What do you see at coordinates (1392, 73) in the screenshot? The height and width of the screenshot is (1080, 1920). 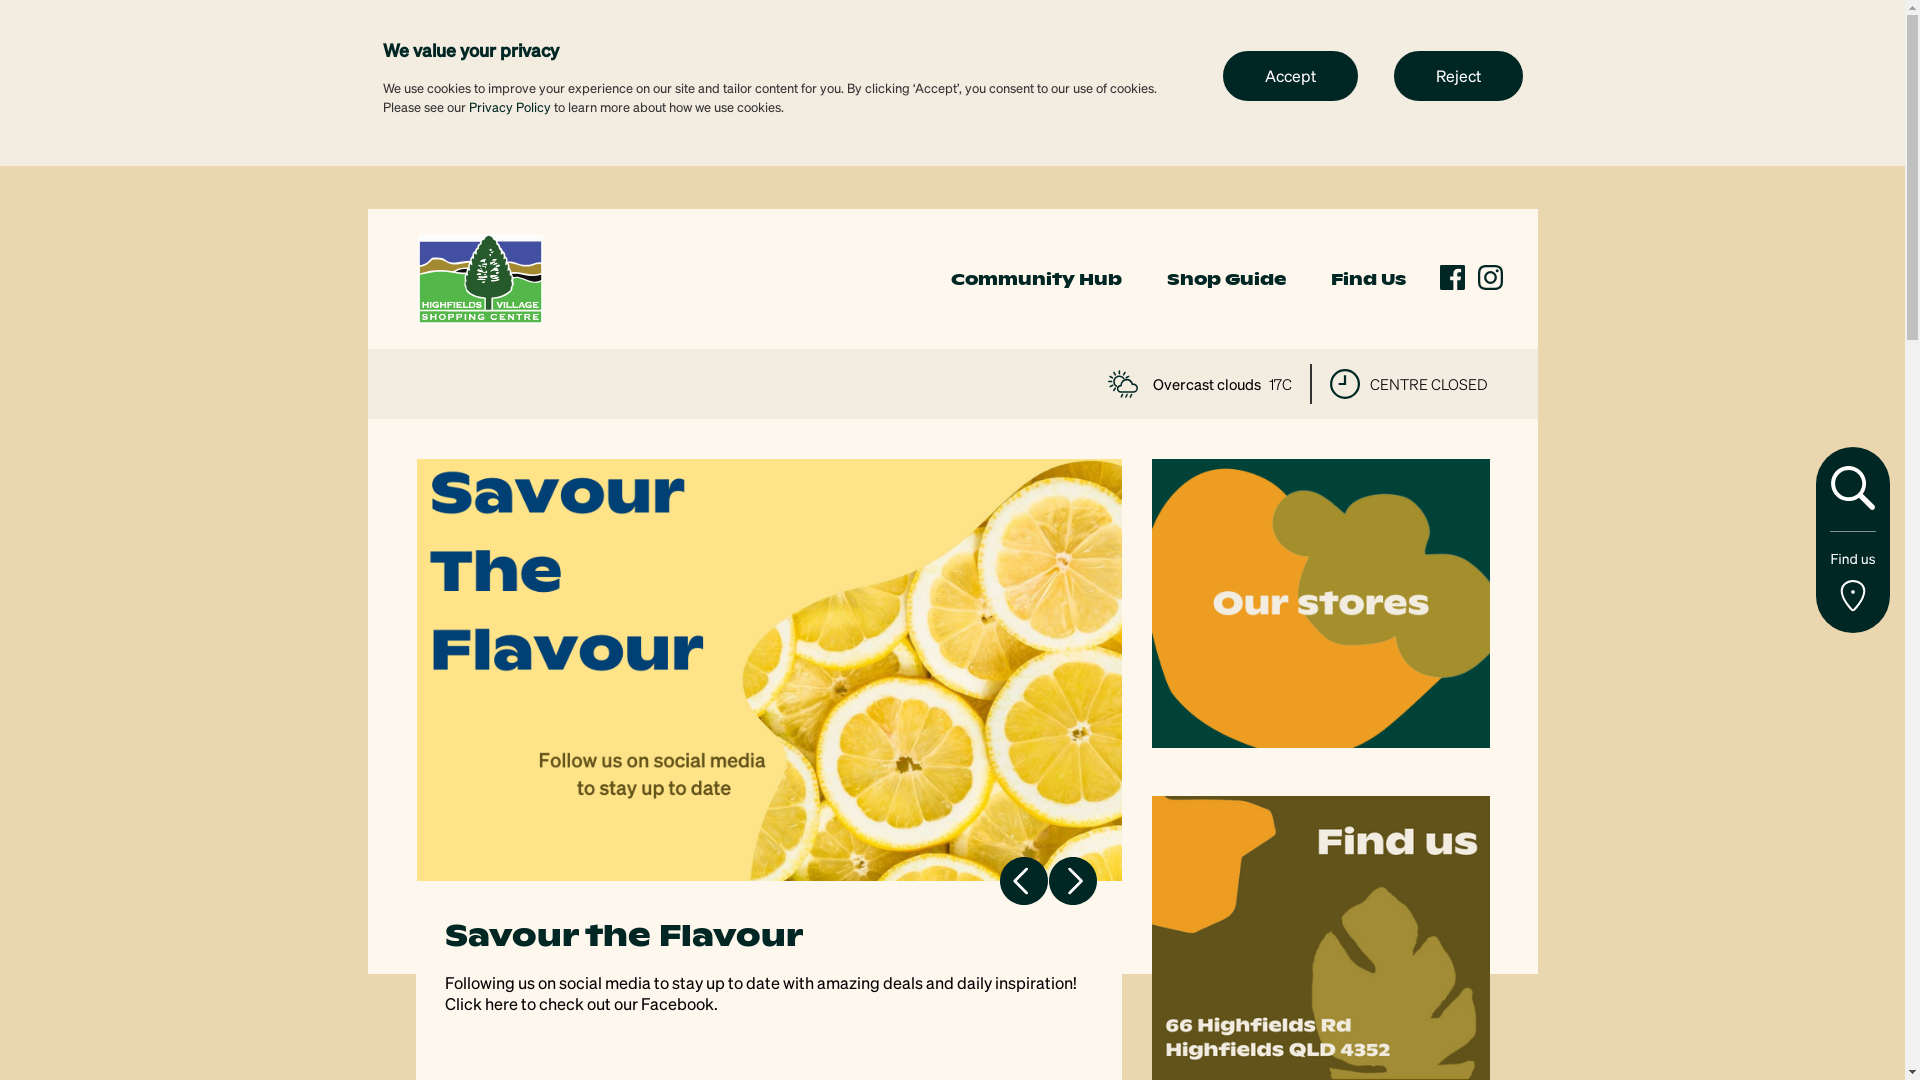 I see `'Reject'` at bounding box center [1392, 73].